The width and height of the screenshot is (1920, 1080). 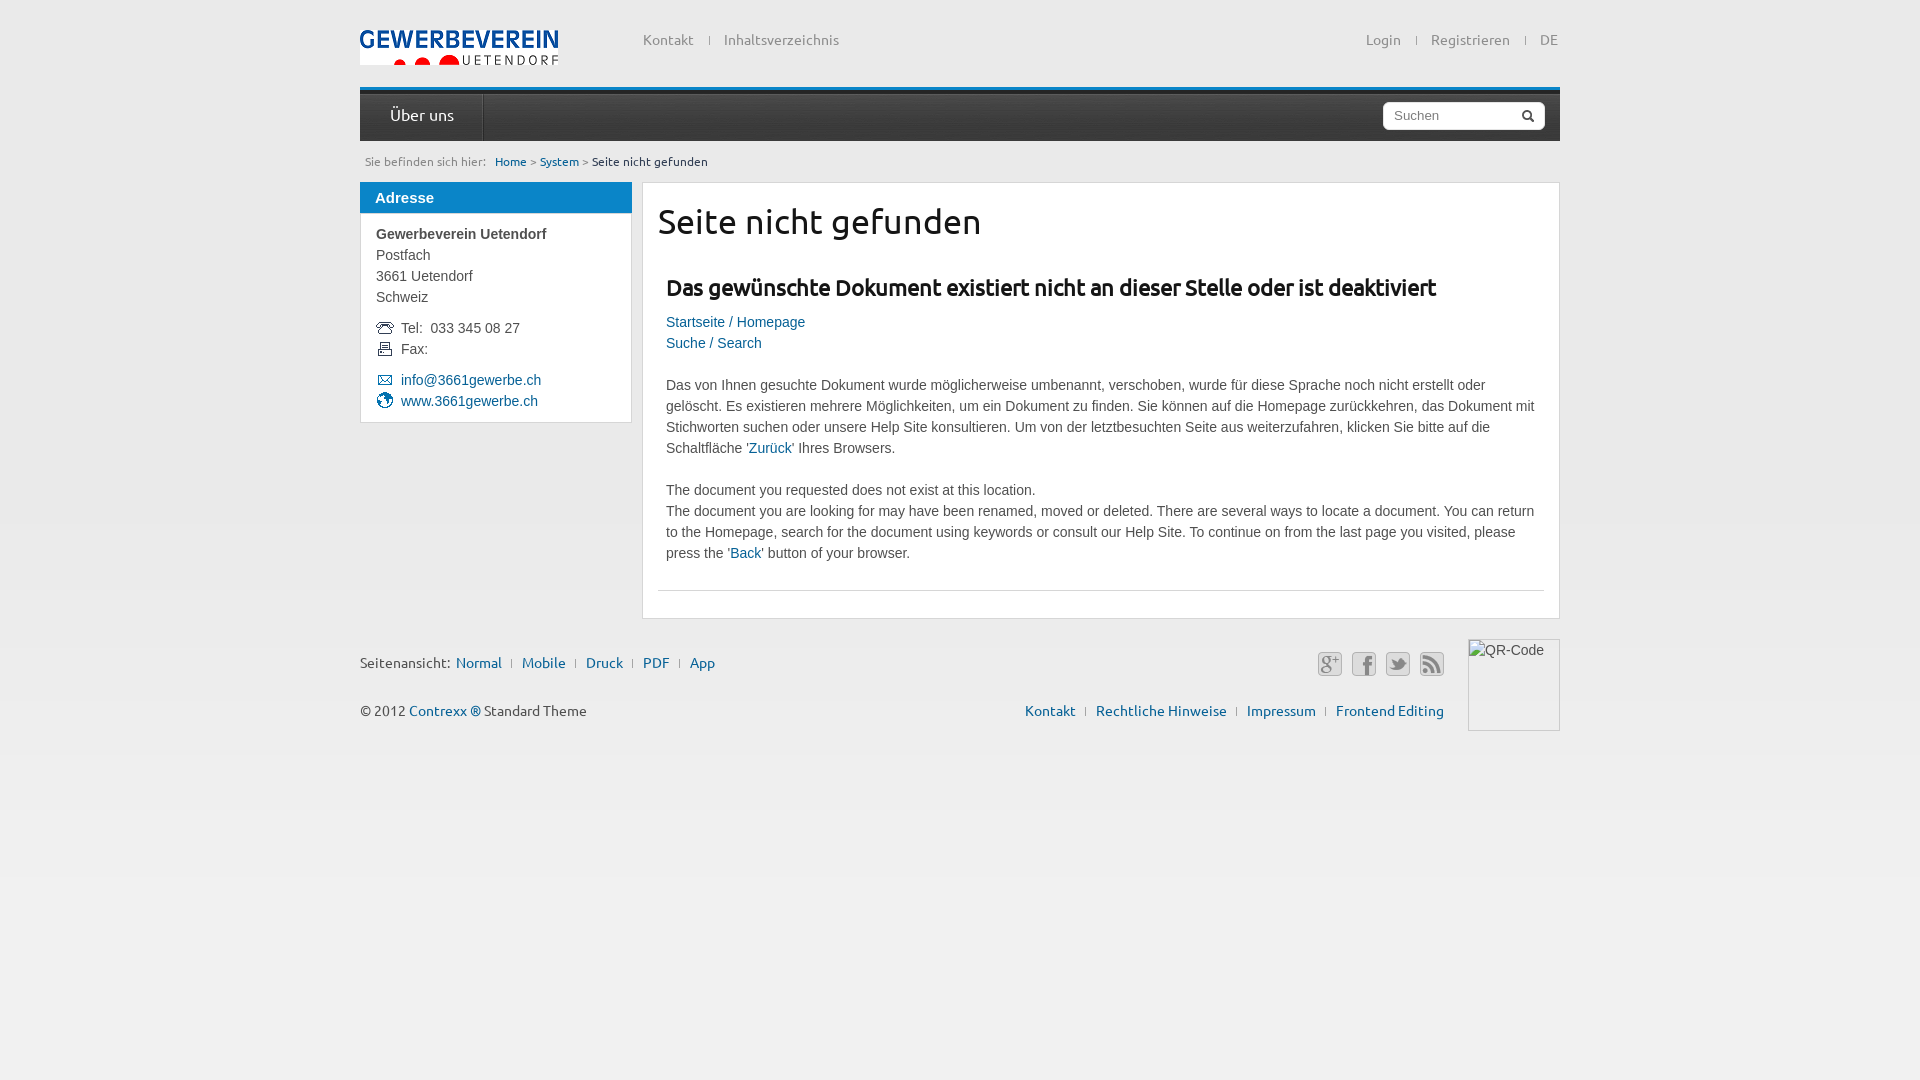 What do you see at coordinates (714, 342) in the screenshot?
I see `'Suche / Search'` at bounding box center [714, 342].